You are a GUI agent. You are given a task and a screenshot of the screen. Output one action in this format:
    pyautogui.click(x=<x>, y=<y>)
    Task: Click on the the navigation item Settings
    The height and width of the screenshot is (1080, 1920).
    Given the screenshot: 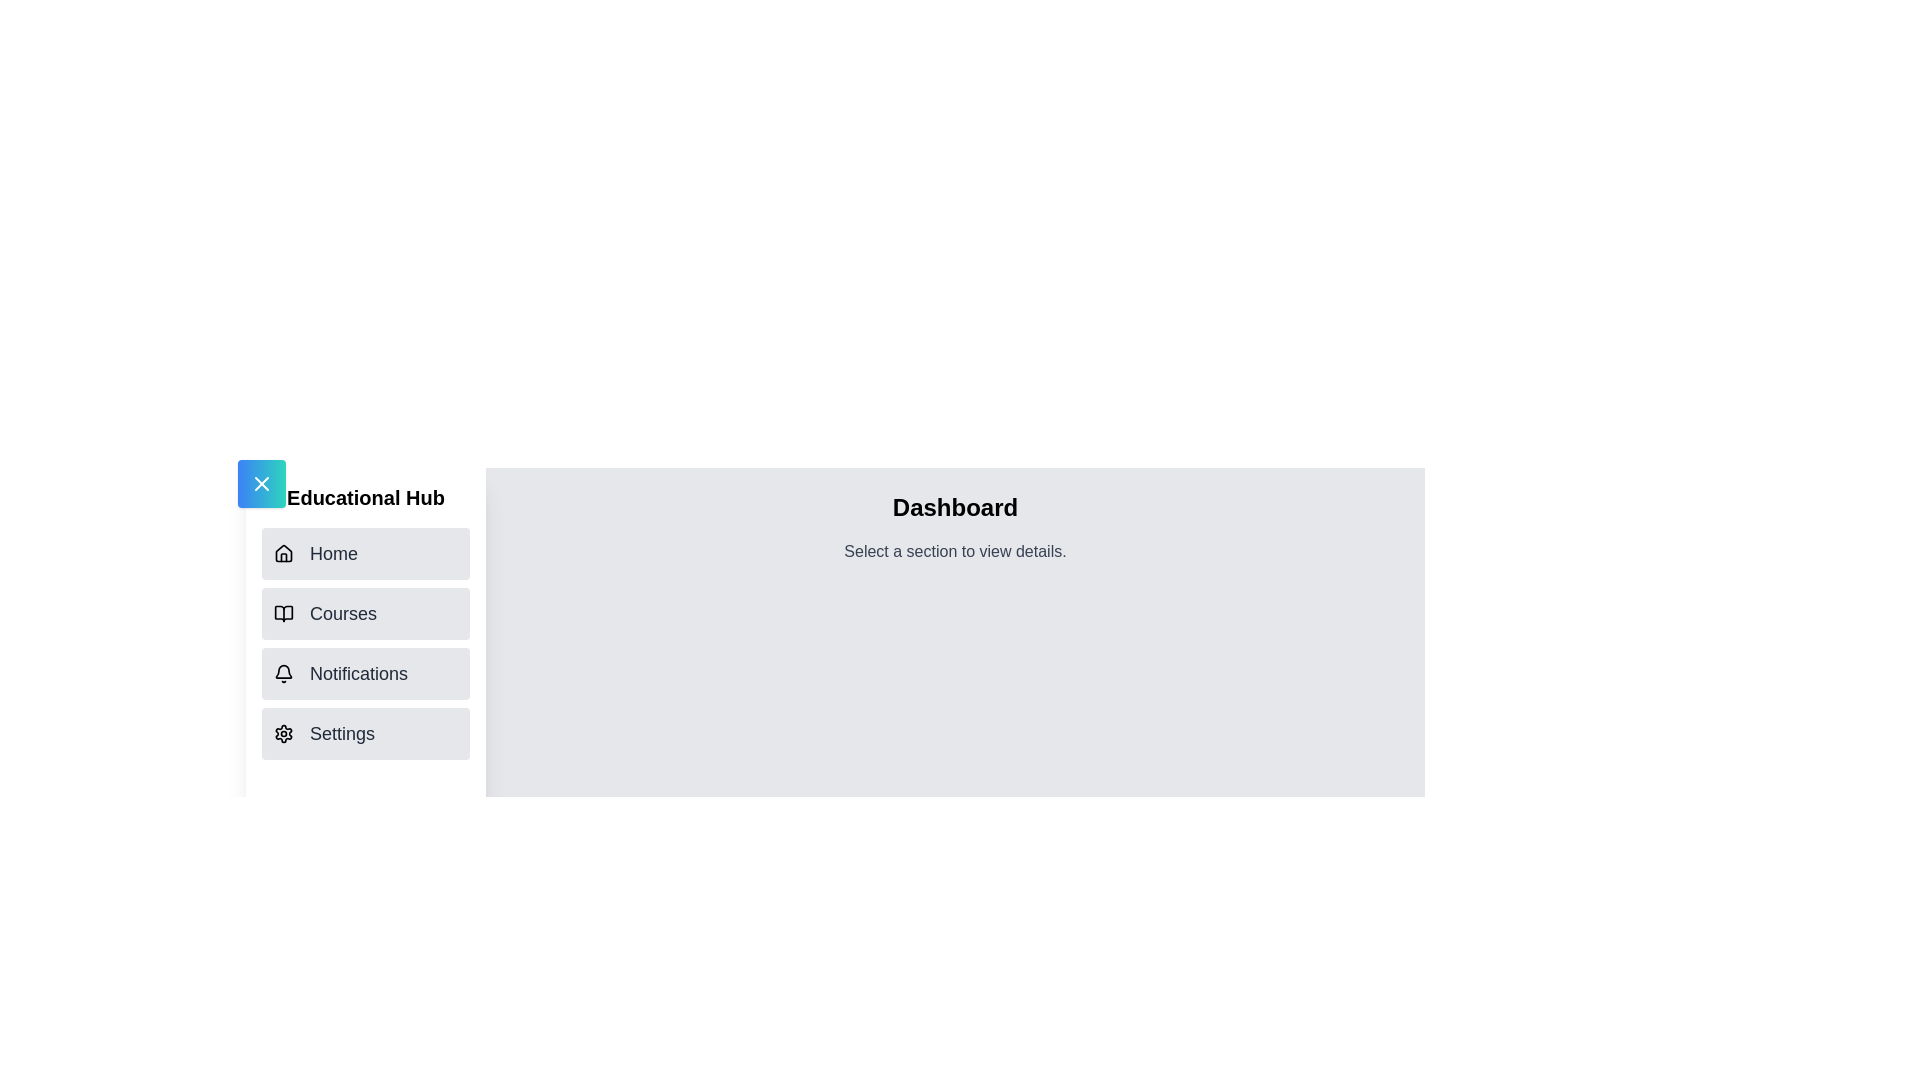 What is the action you would take?
    pyautogui.click(x=365, y=733)
    